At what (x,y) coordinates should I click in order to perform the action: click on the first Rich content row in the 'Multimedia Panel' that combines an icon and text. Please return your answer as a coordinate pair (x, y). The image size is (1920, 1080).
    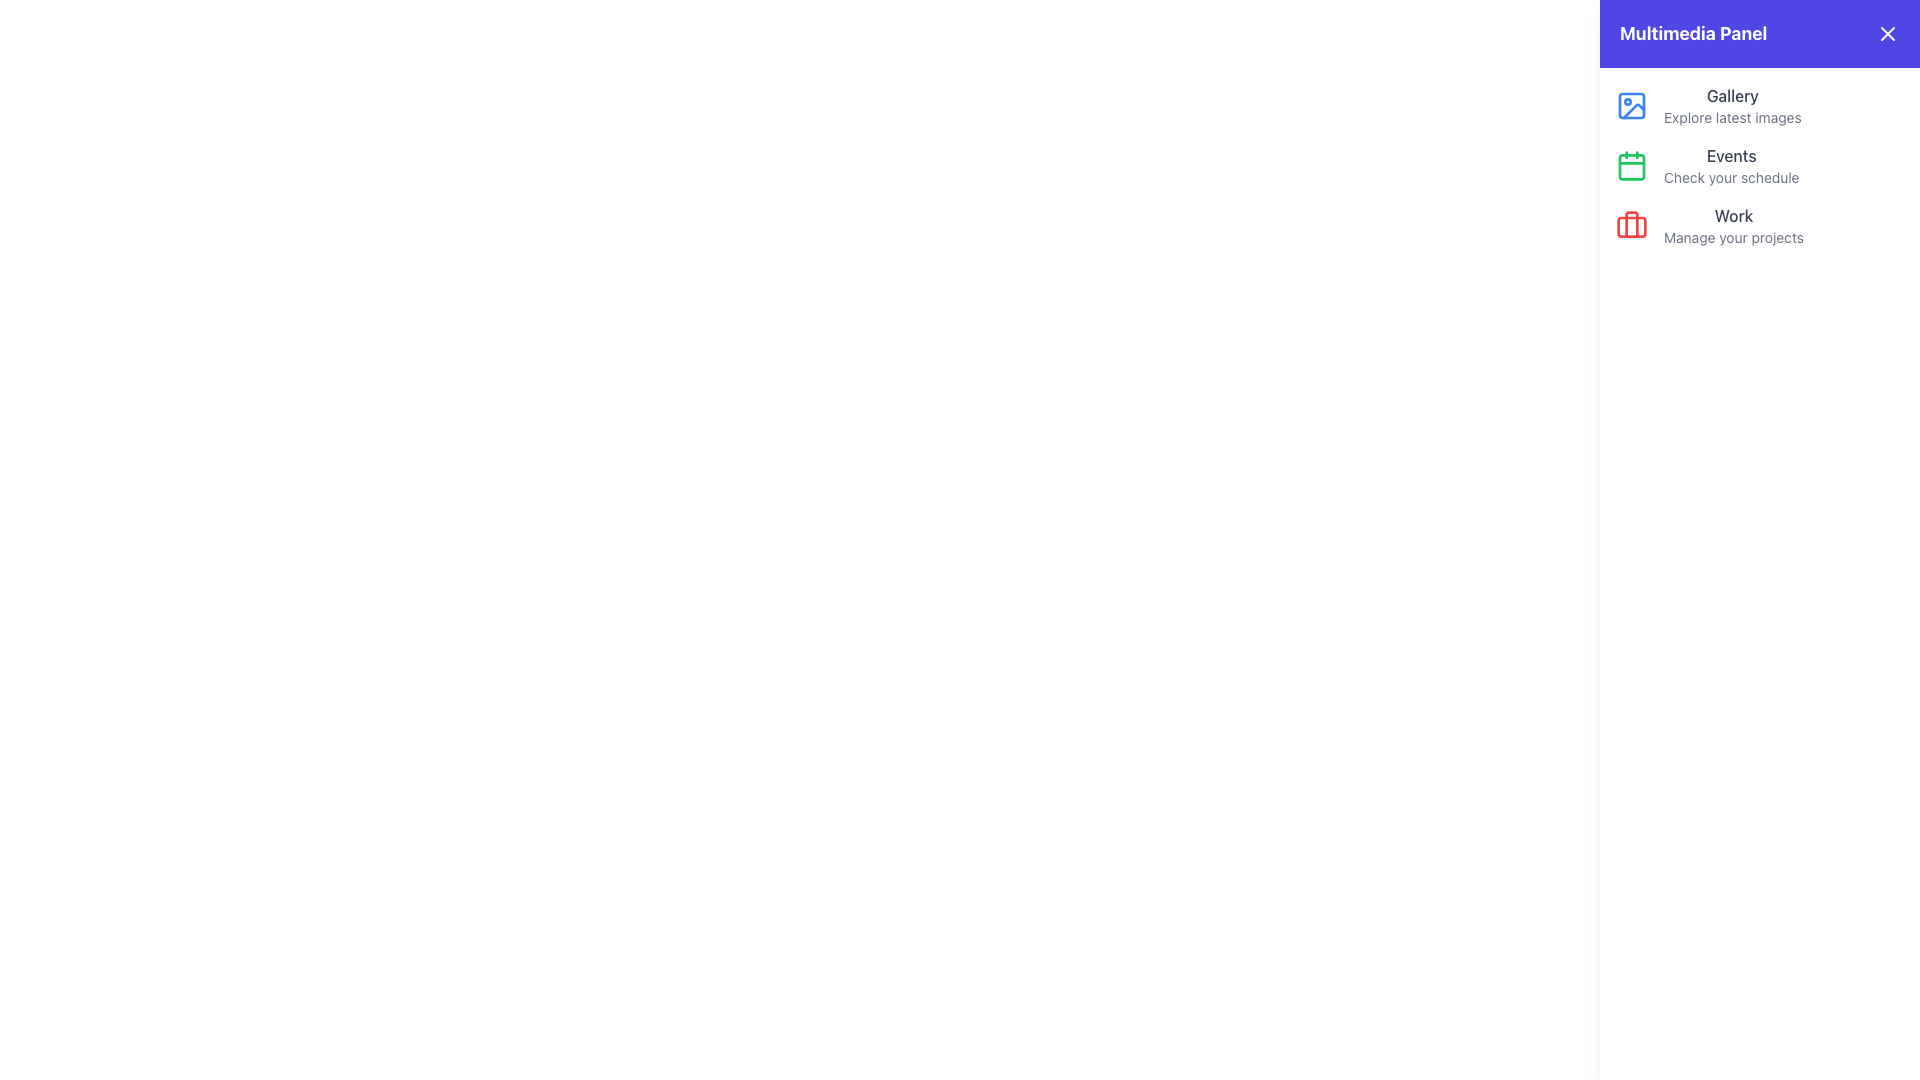
    Looking at the image, I should click on (1760, 105).